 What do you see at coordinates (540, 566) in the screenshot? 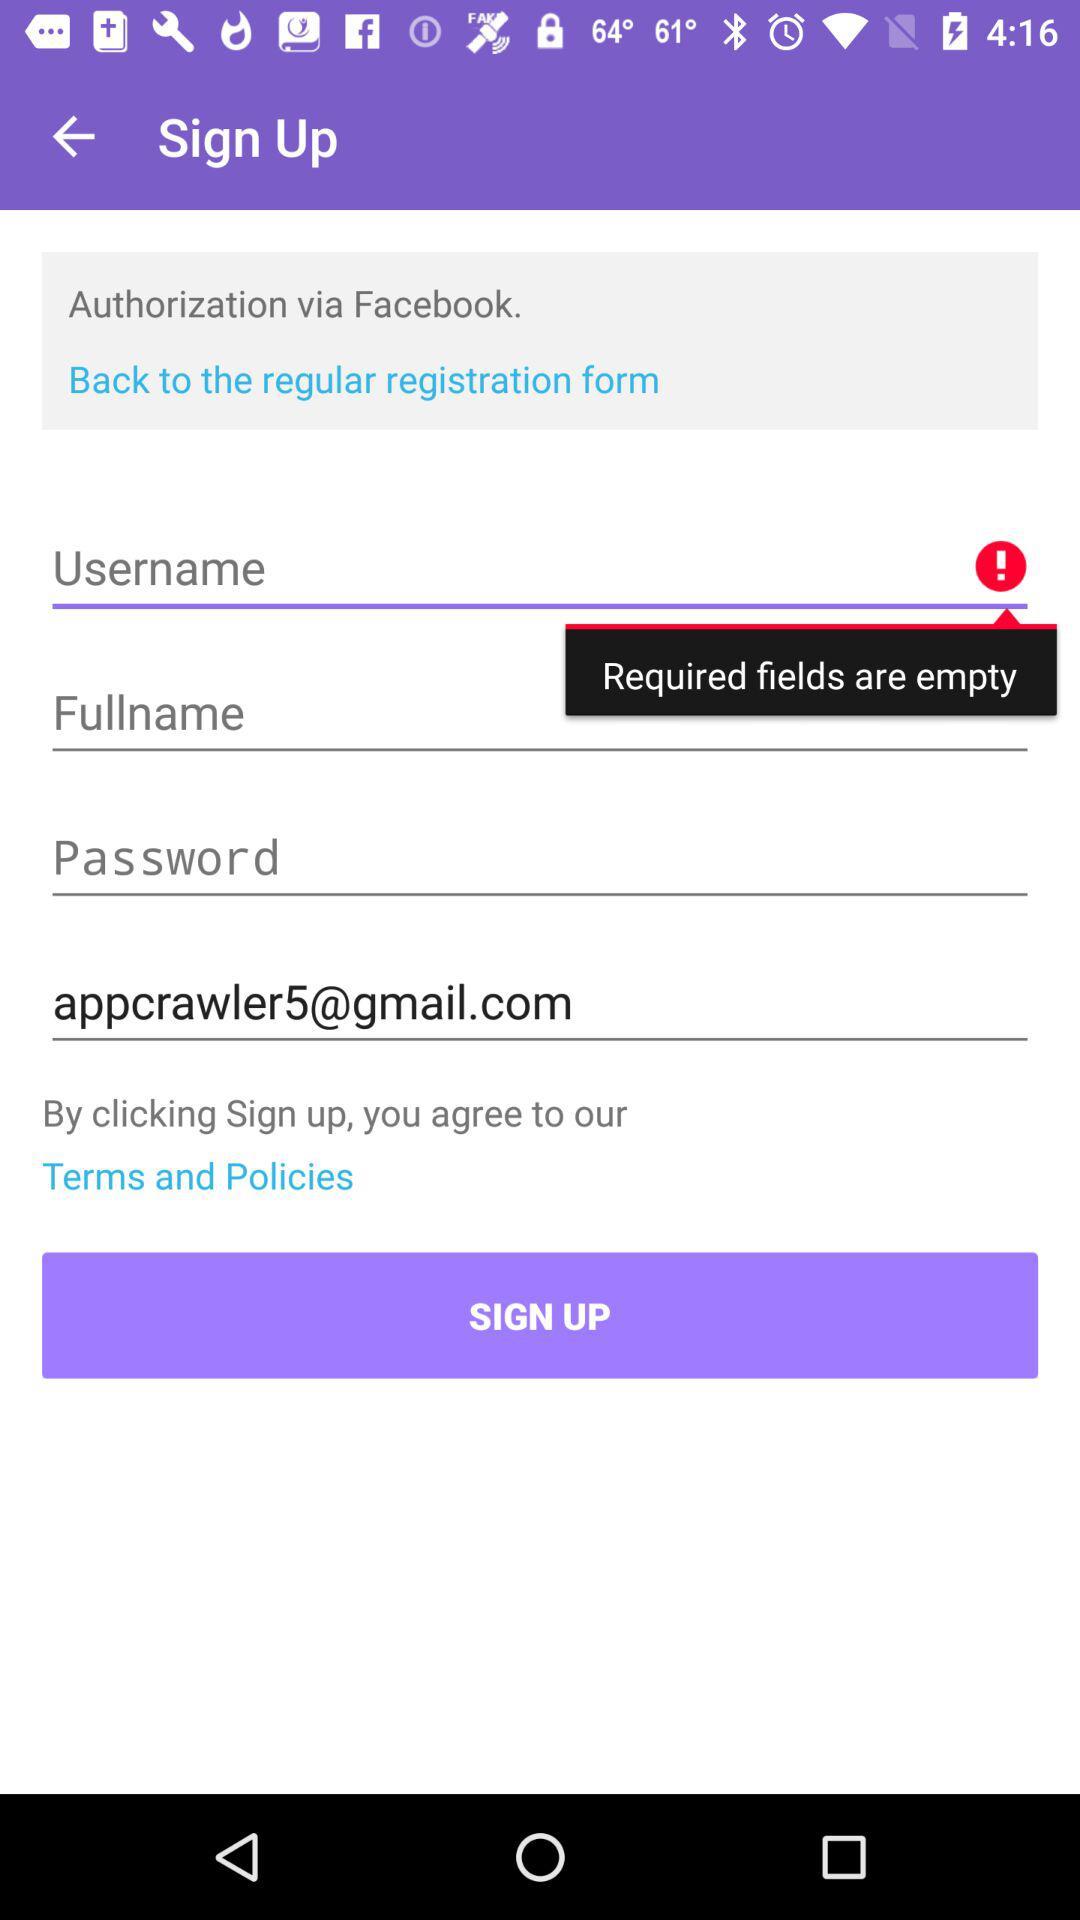
I see `text area` at bounding box center [540, 566].